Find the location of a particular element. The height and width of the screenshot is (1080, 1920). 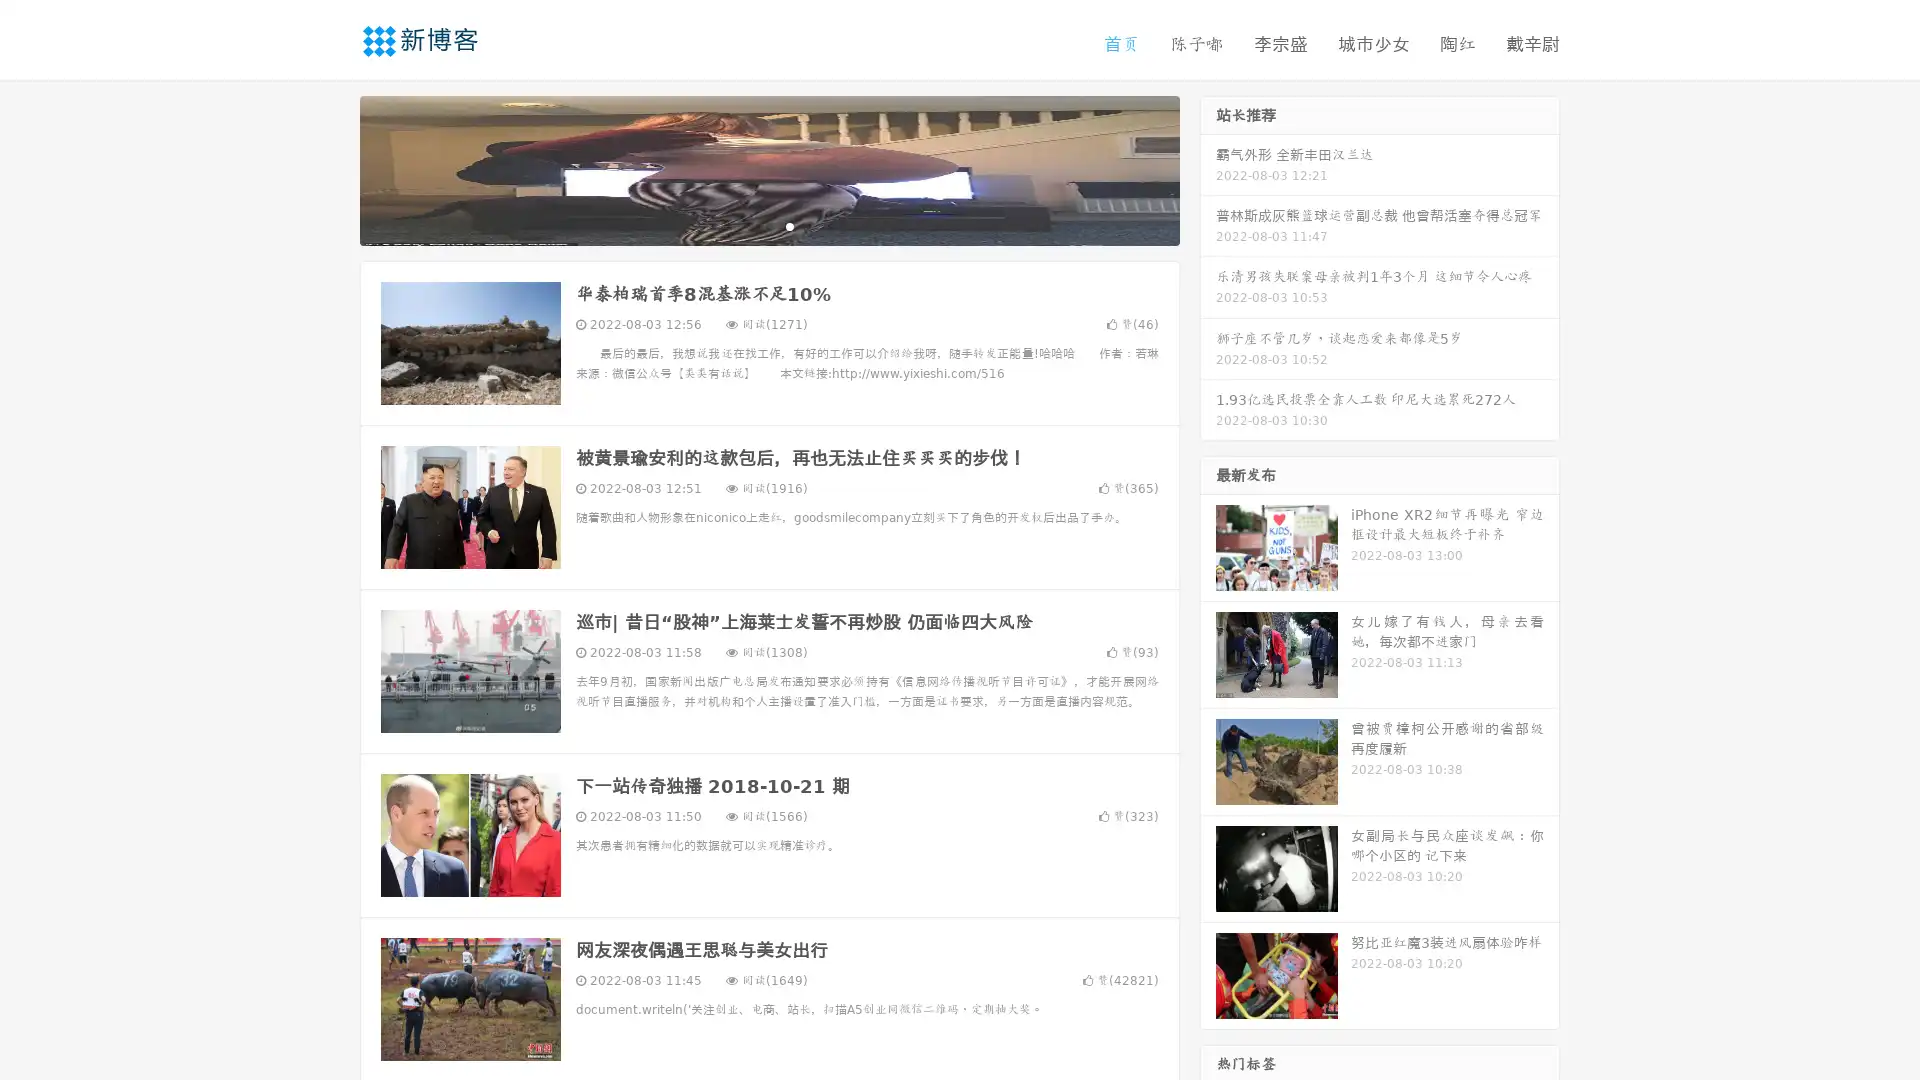

Go to slide 1 is located at coordinates (748, 225).